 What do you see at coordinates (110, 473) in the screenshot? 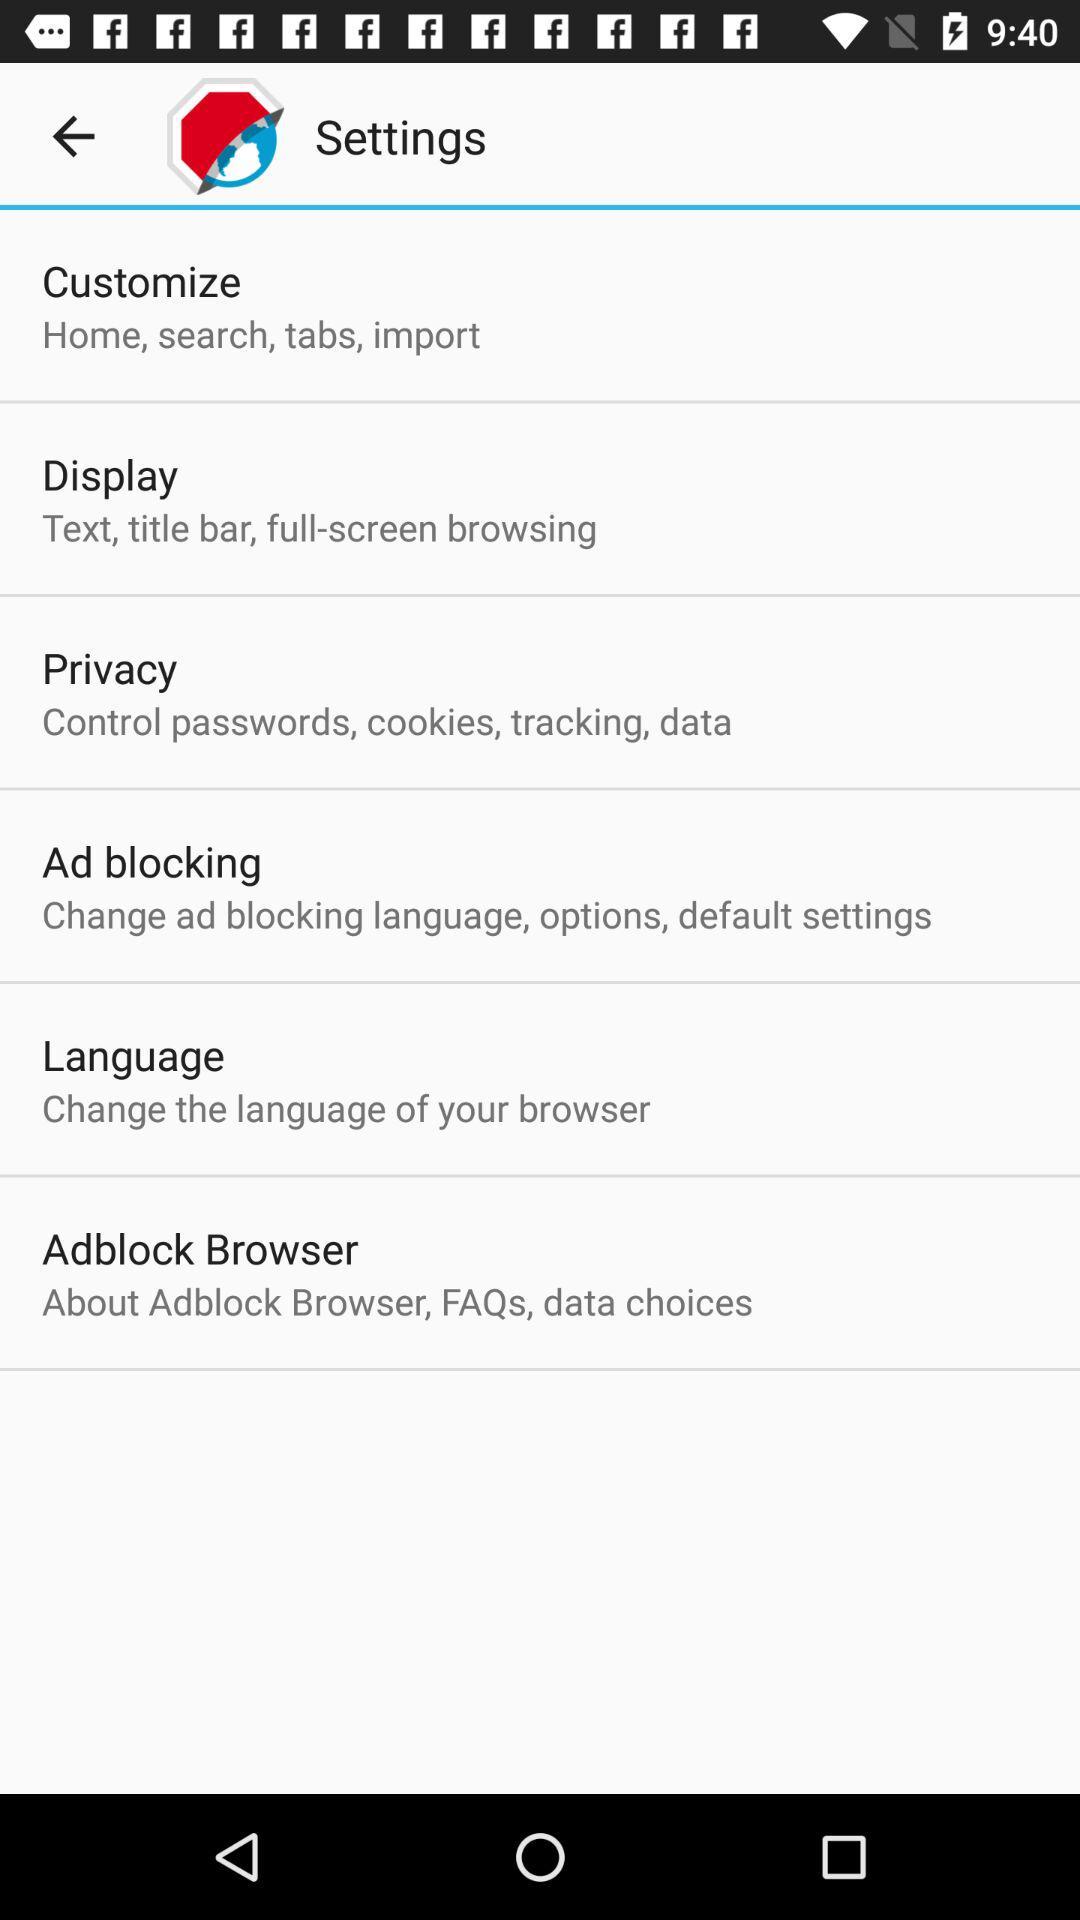
I see `the app above text title bar` at bounding box center [110, 473].